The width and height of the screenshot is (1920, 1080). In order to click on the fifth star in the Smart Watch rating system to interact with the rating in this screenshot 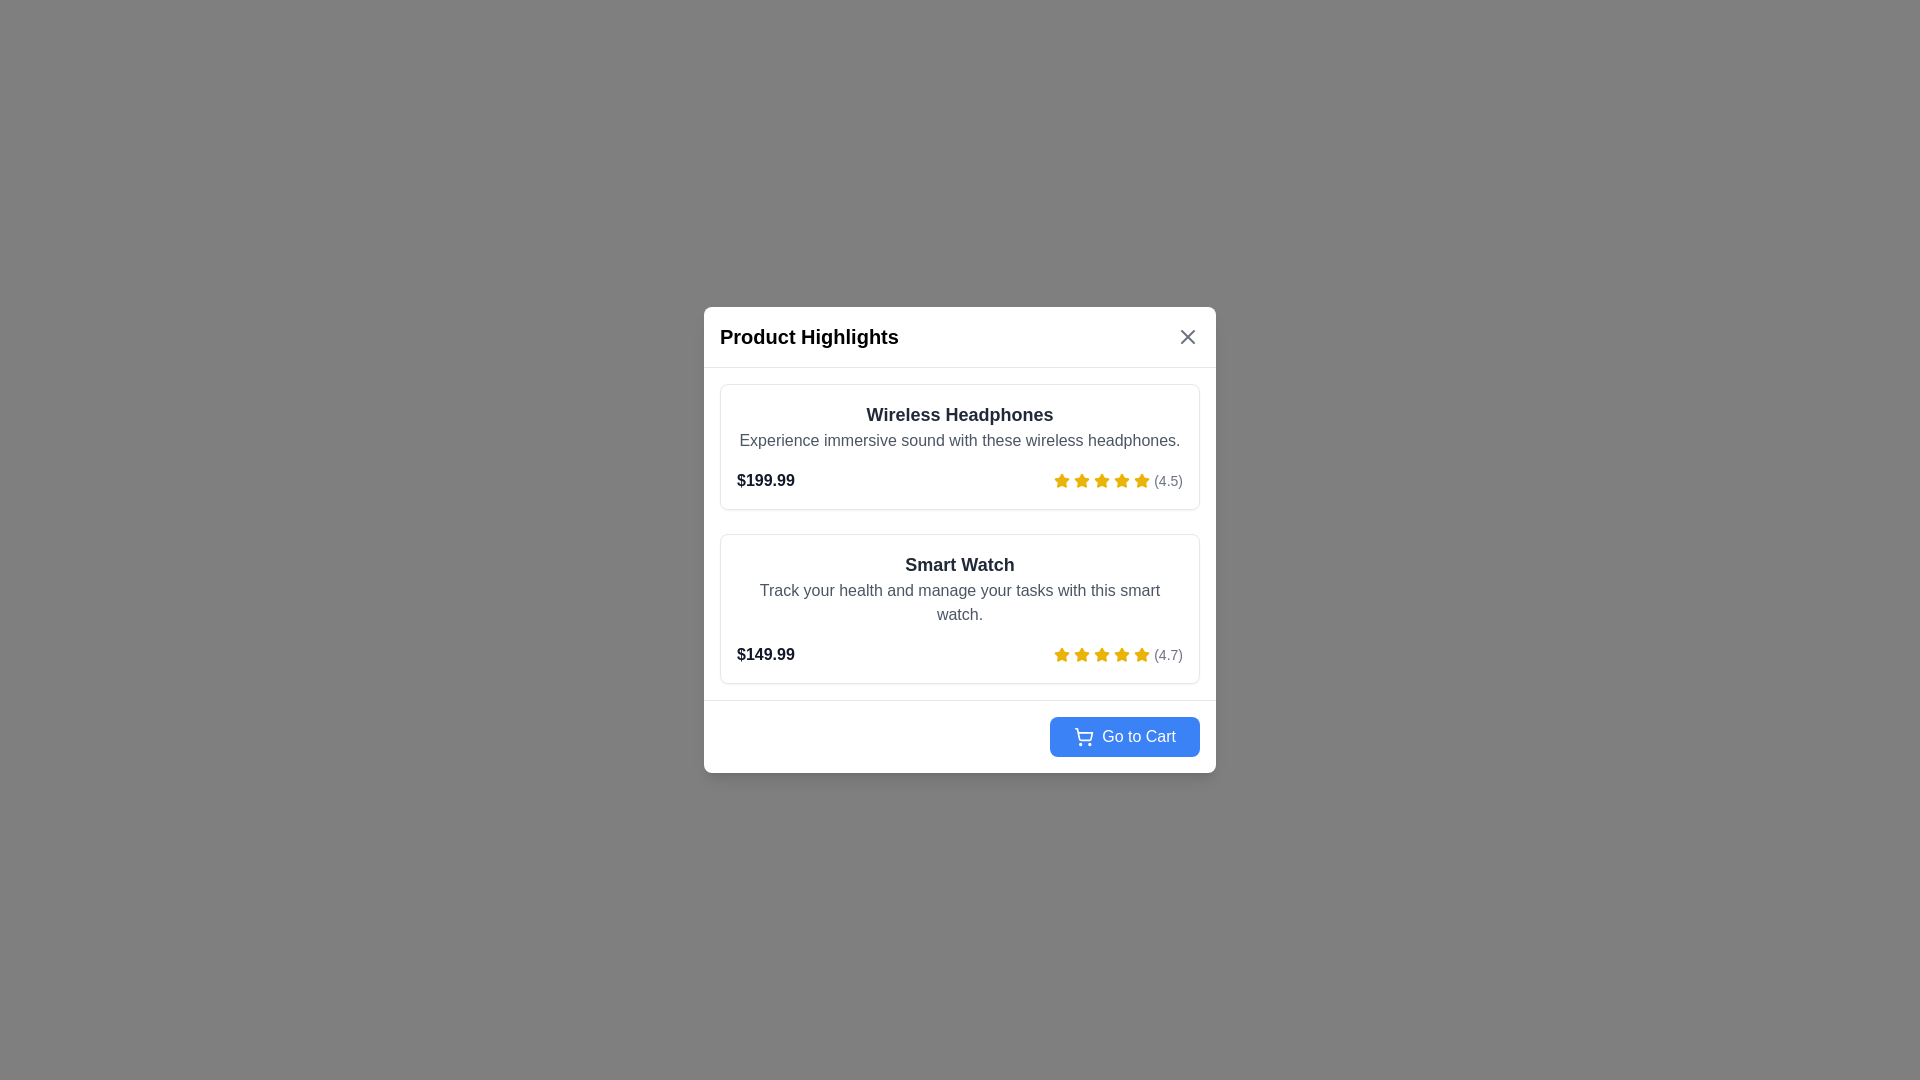, I will do `click(1142, 654)`.